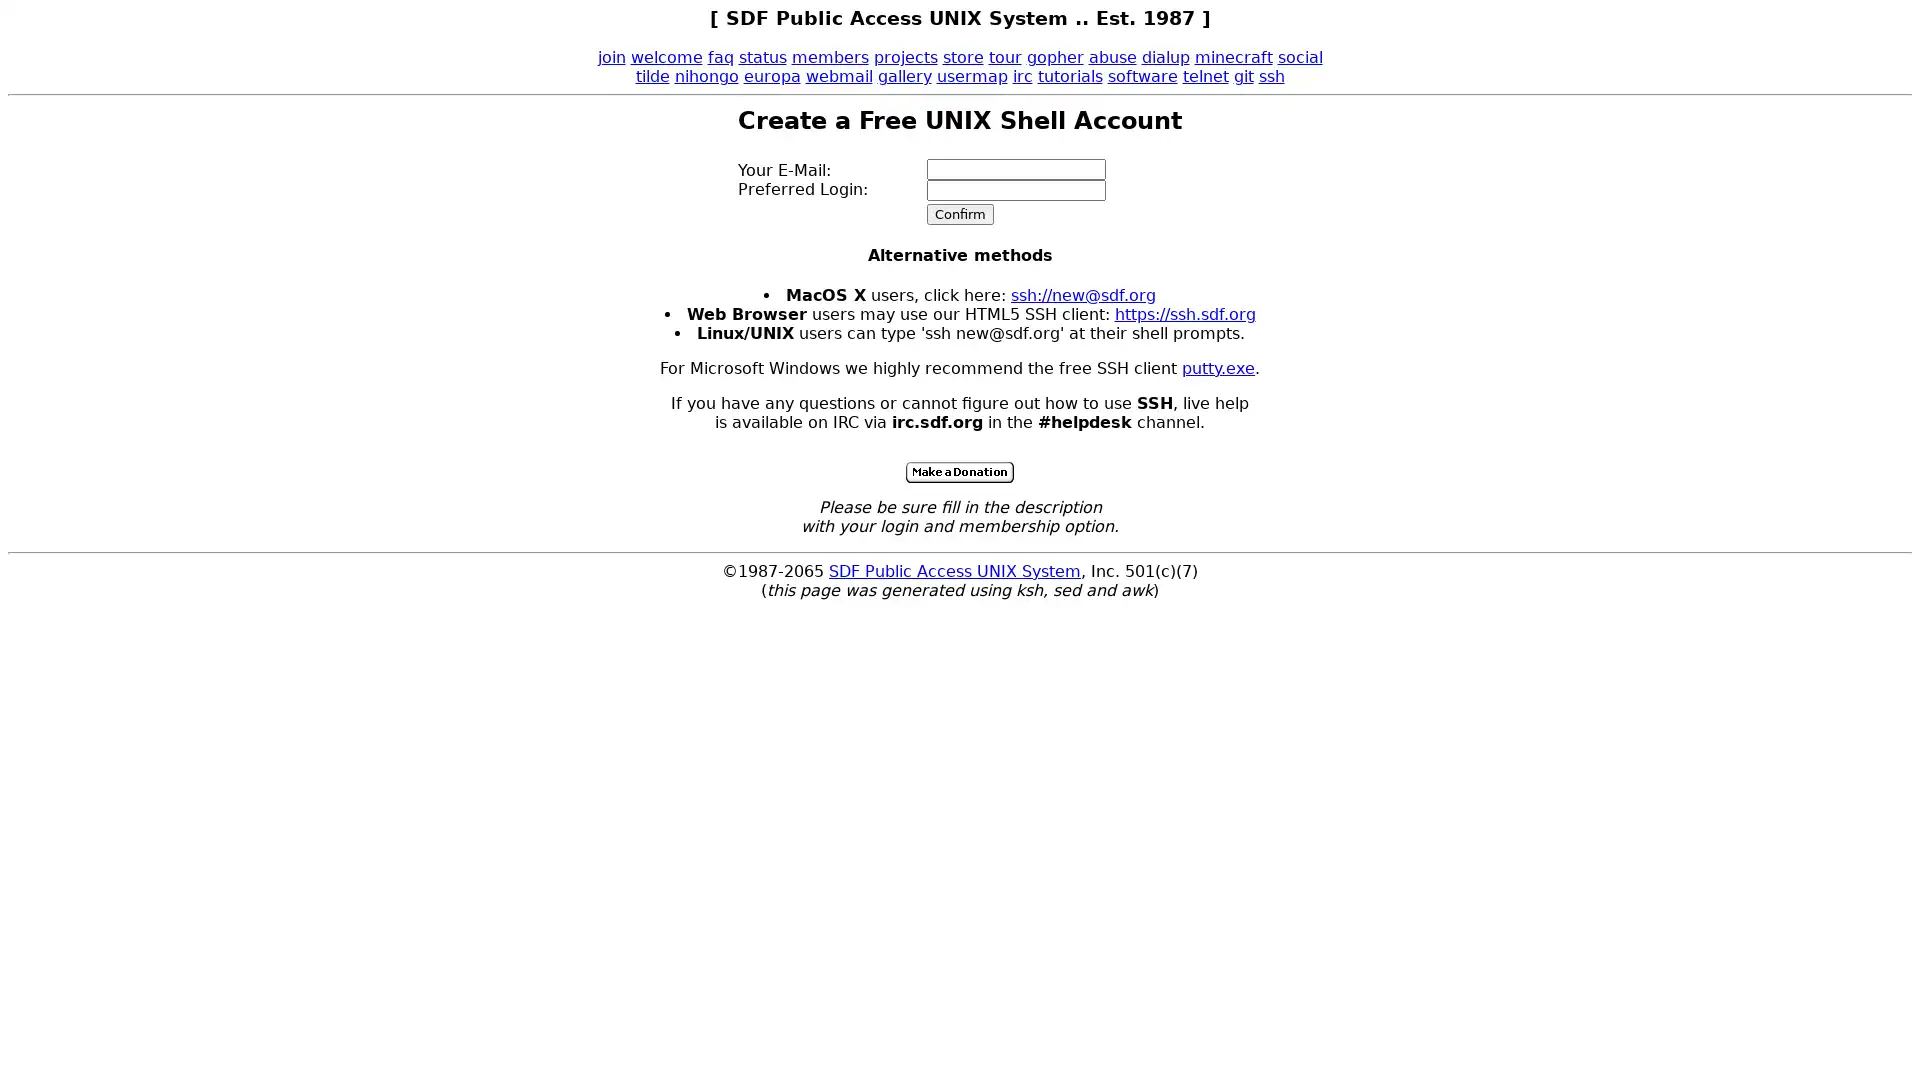  I want to click on Confirm, so click(958, 213).